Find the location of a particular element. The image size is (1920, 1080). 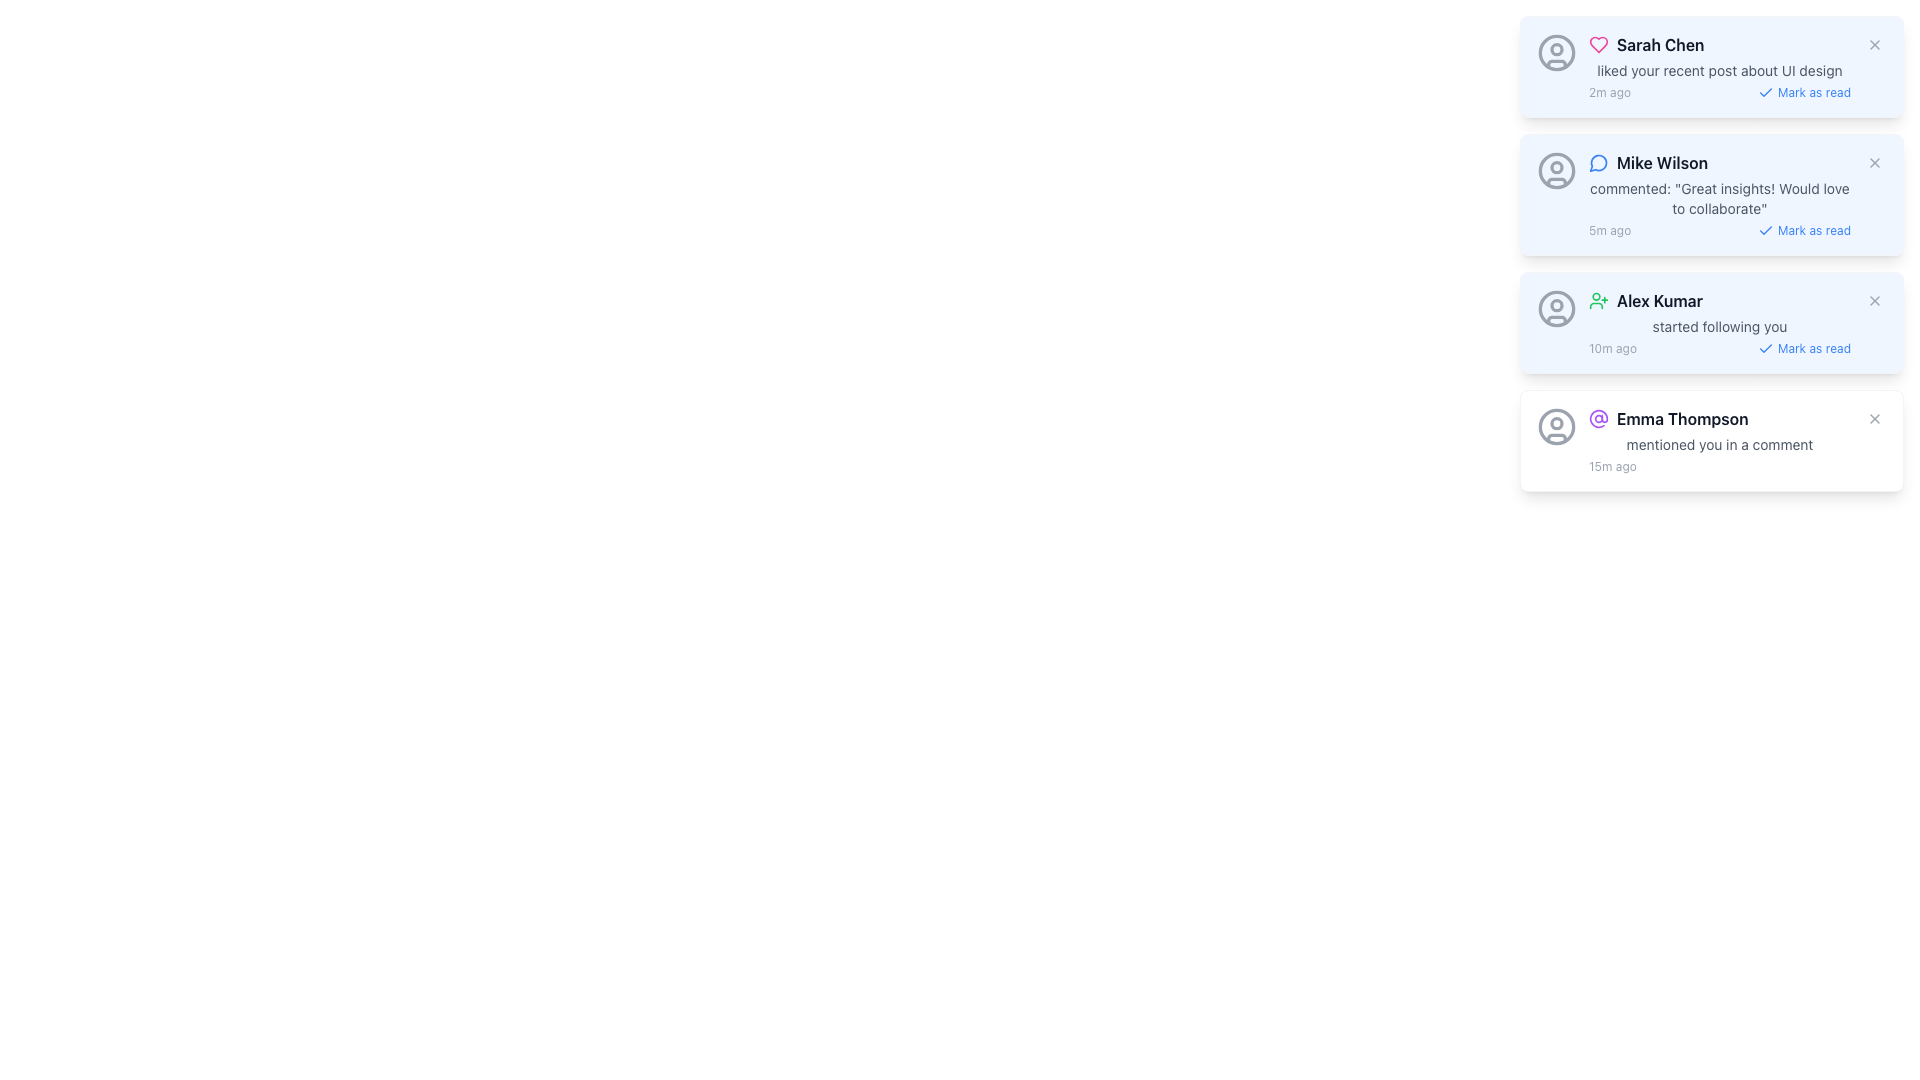

the heart-shaped notification icon related to 'Sarah Chen' that indicates she liked your recent post about UI design is located at coordinates (1597, 45).